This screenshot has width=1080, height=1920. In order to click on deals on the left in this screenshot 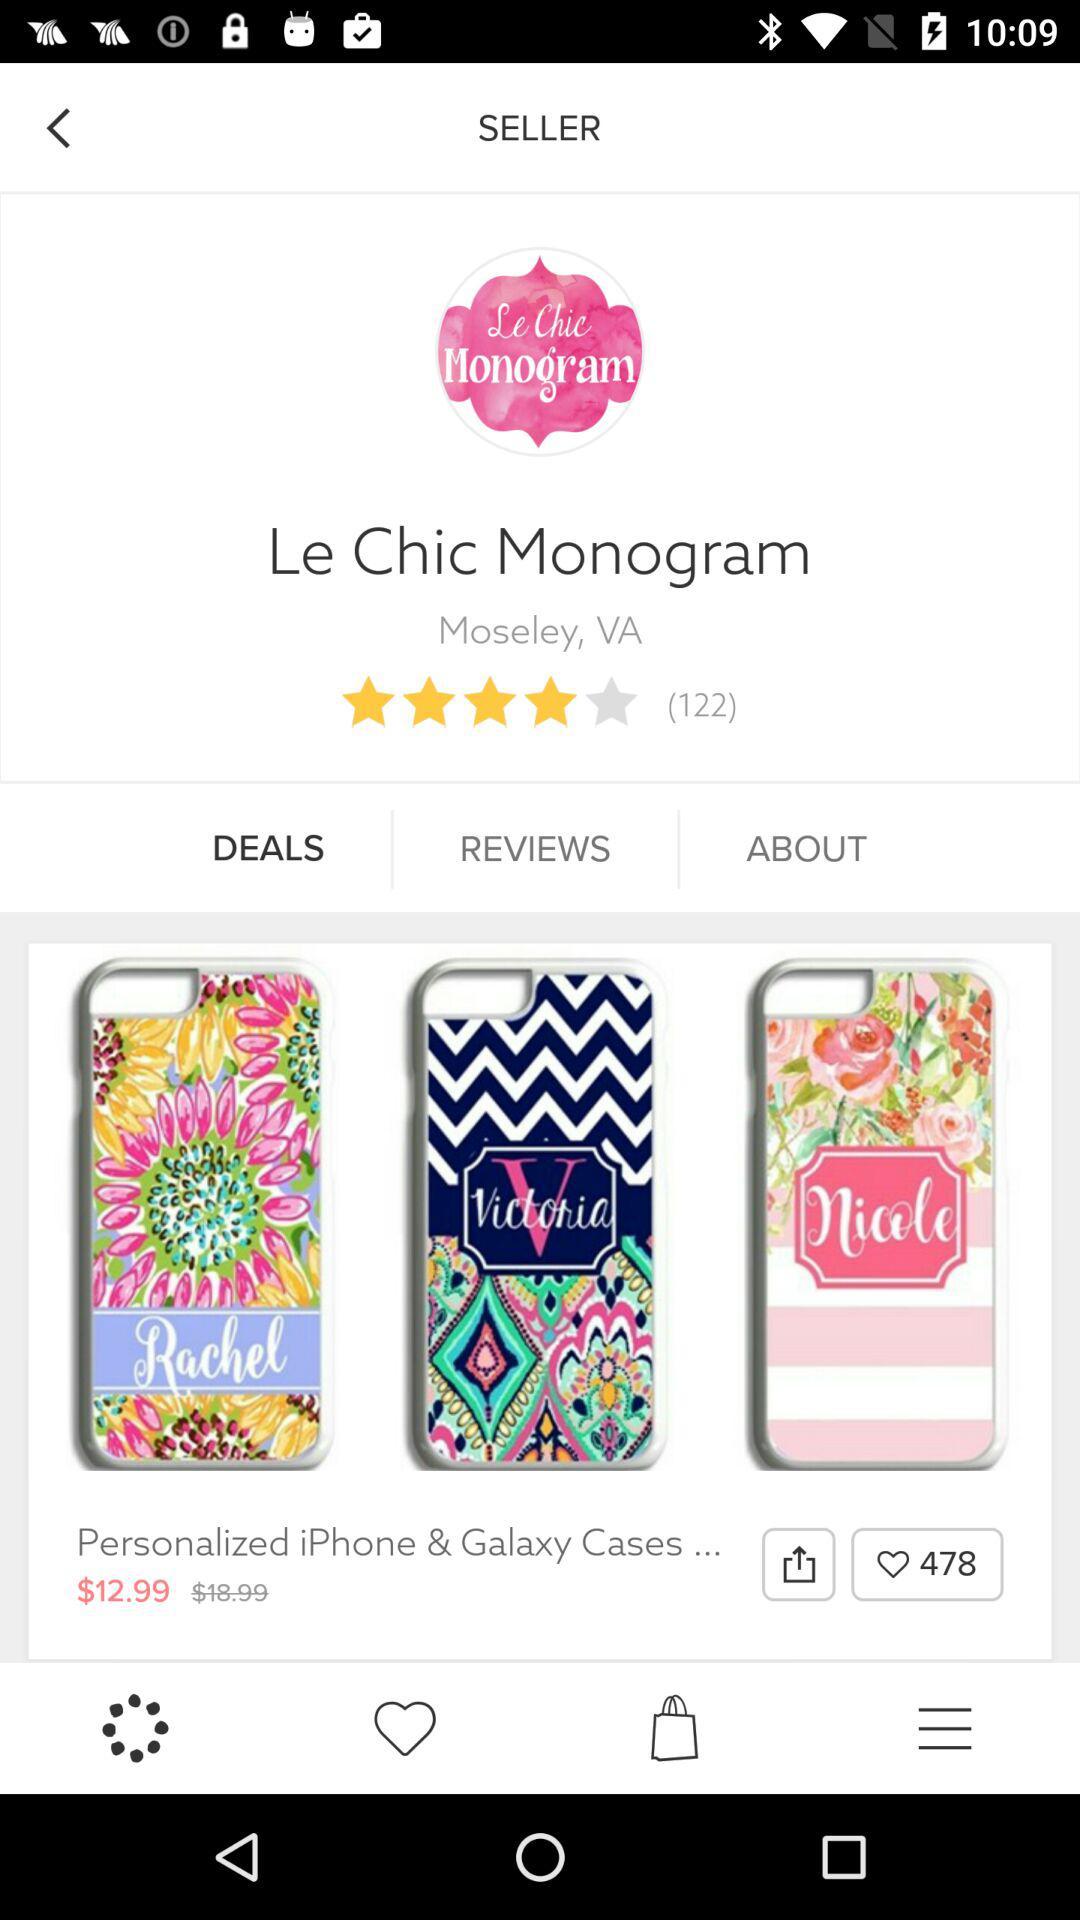, I will do `click(267, 849)`.